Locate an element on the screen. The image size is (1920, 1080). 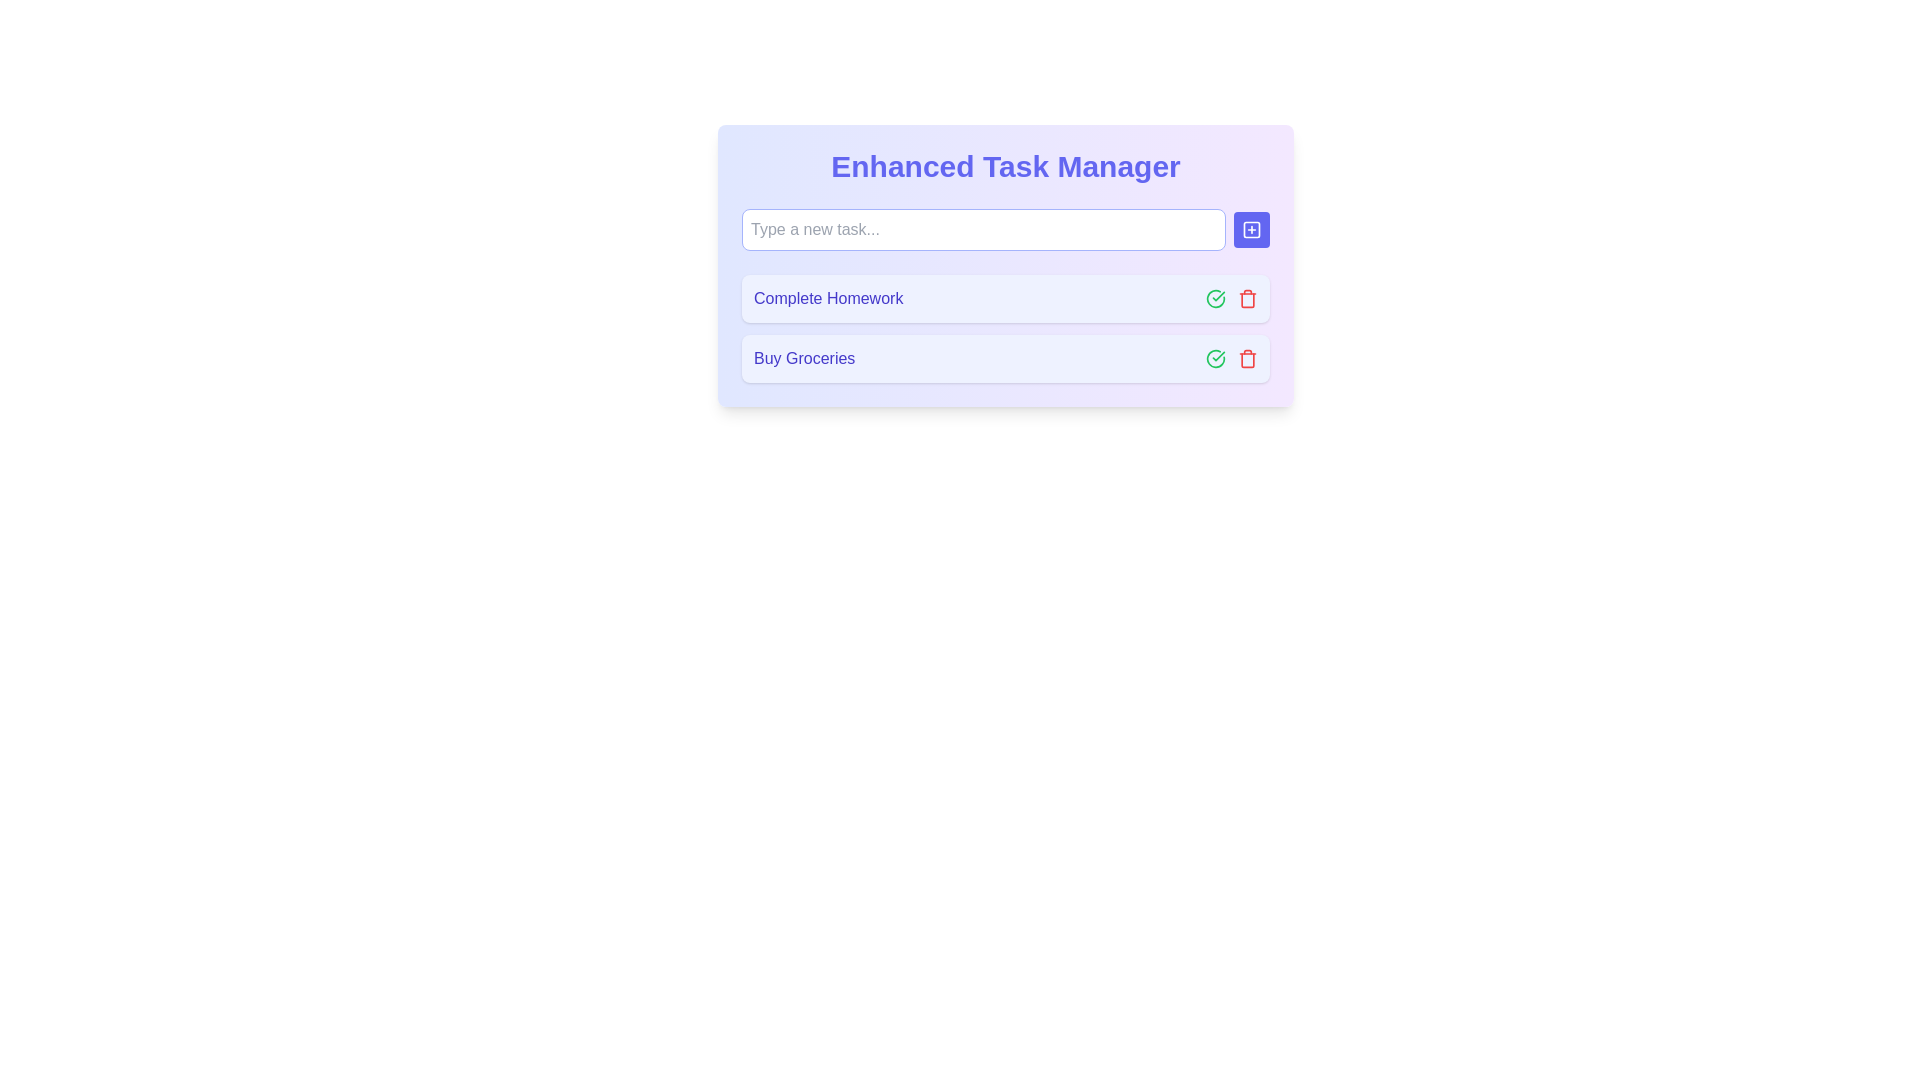
the bold indigo text label that reads 'Complete Homework' located at the top of the task list in the task management application is located at coordinates (828, 299).